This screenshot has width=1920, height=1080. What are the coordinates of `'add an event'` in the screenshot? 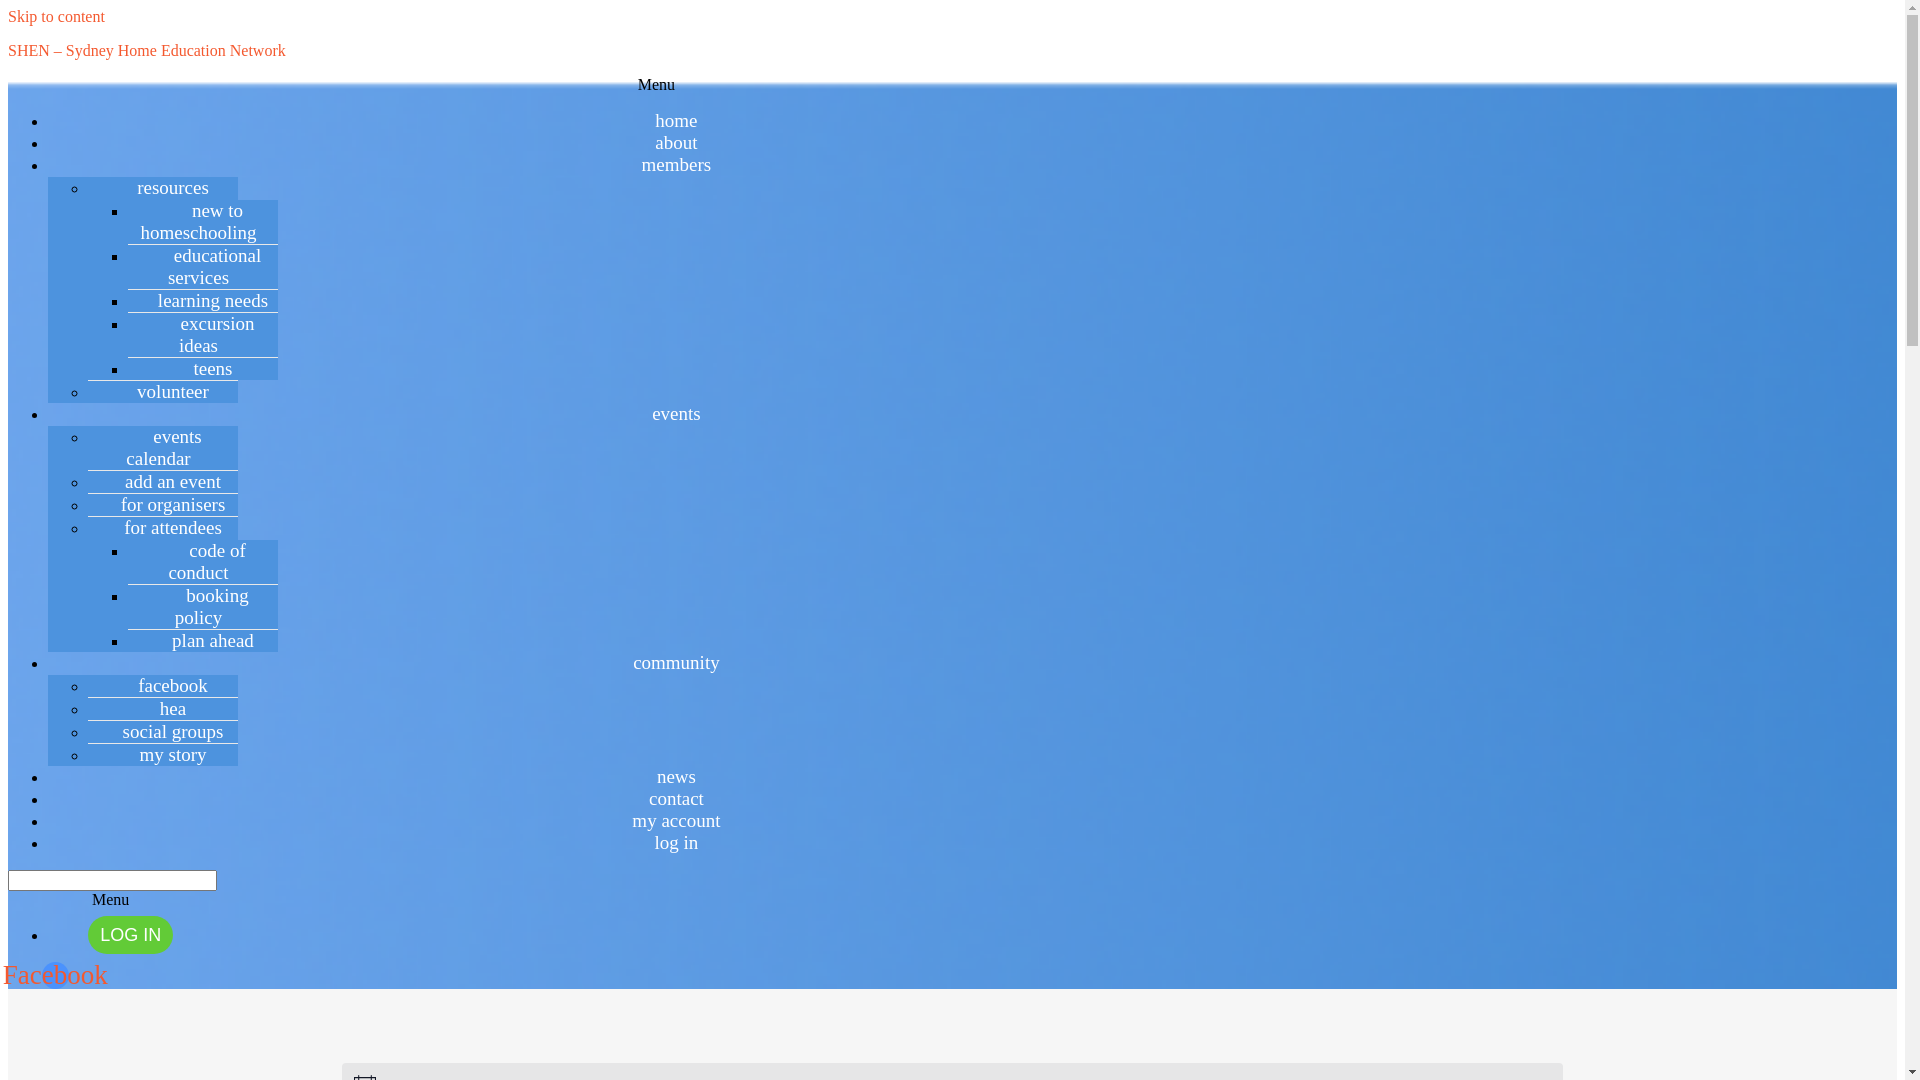 It's located at (163, 481).